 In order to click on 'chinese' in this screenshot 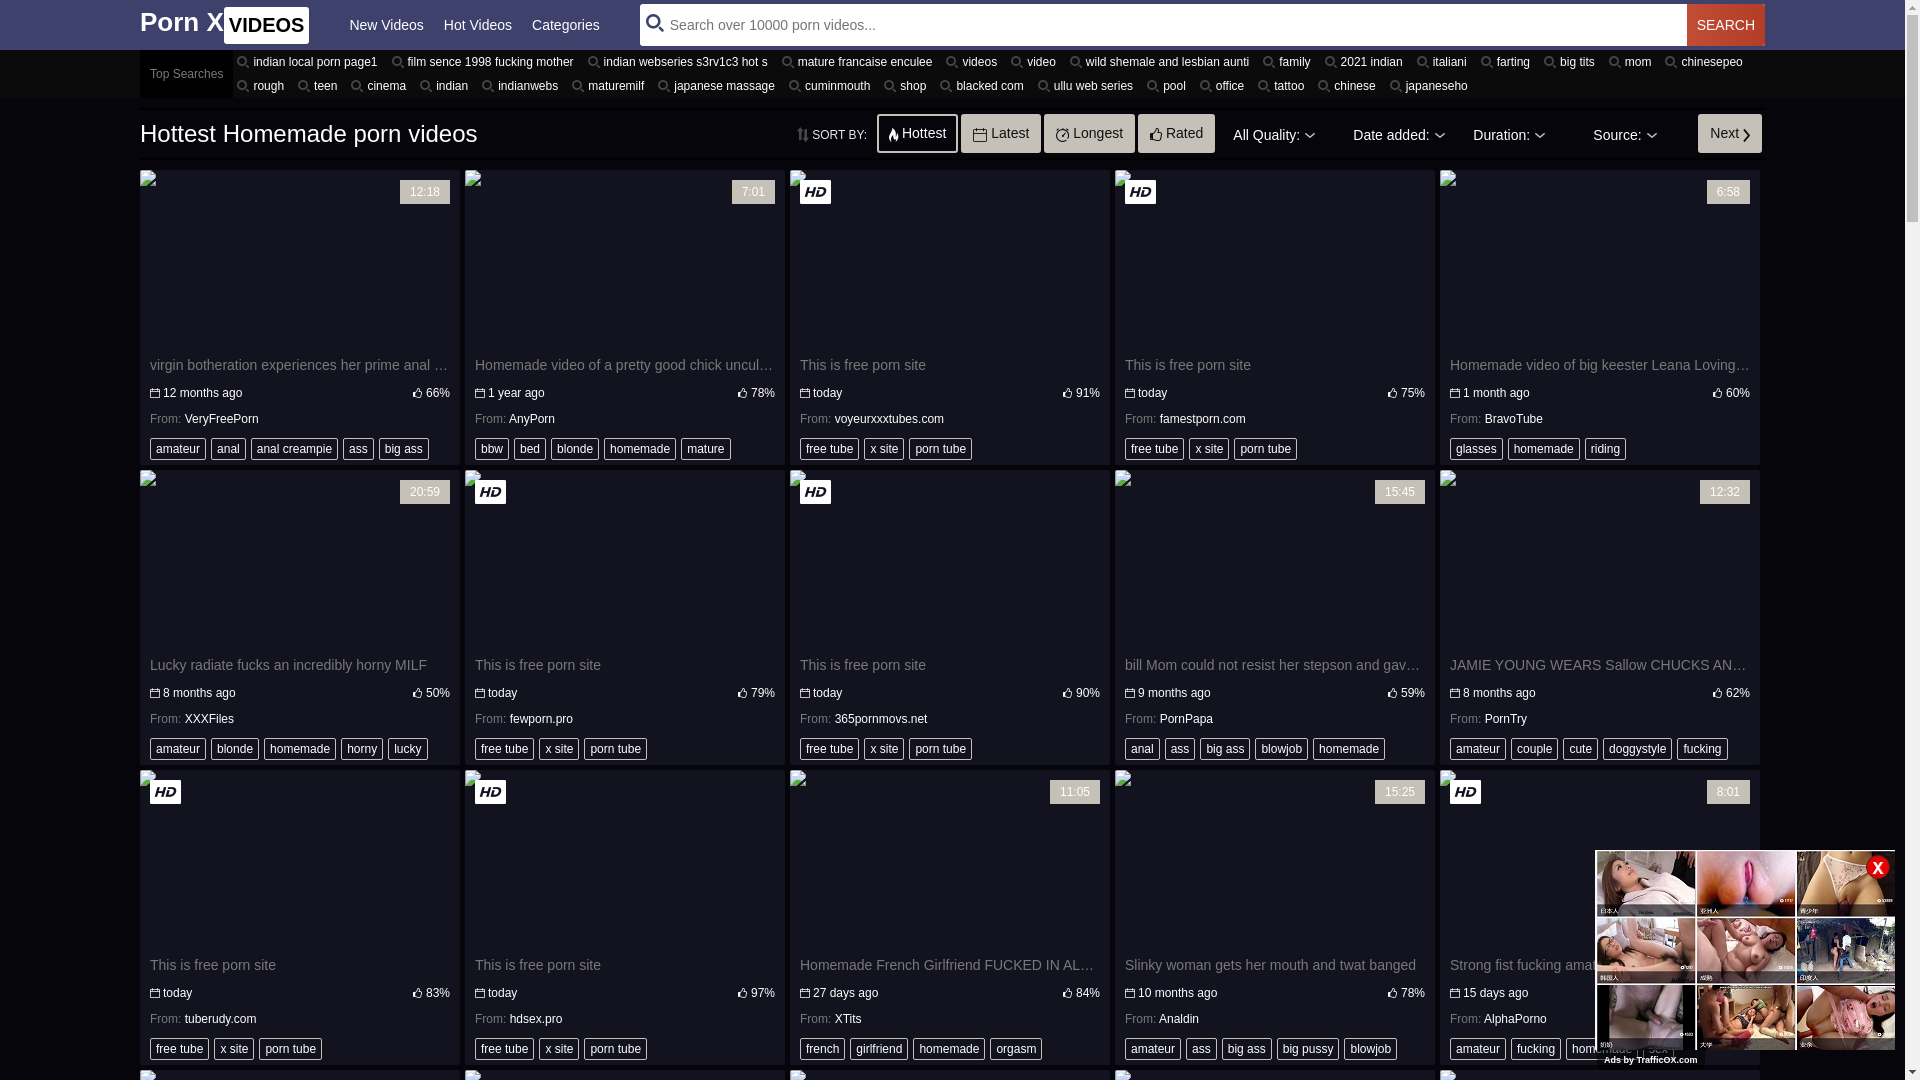, I will do `click(1349, 84)`.